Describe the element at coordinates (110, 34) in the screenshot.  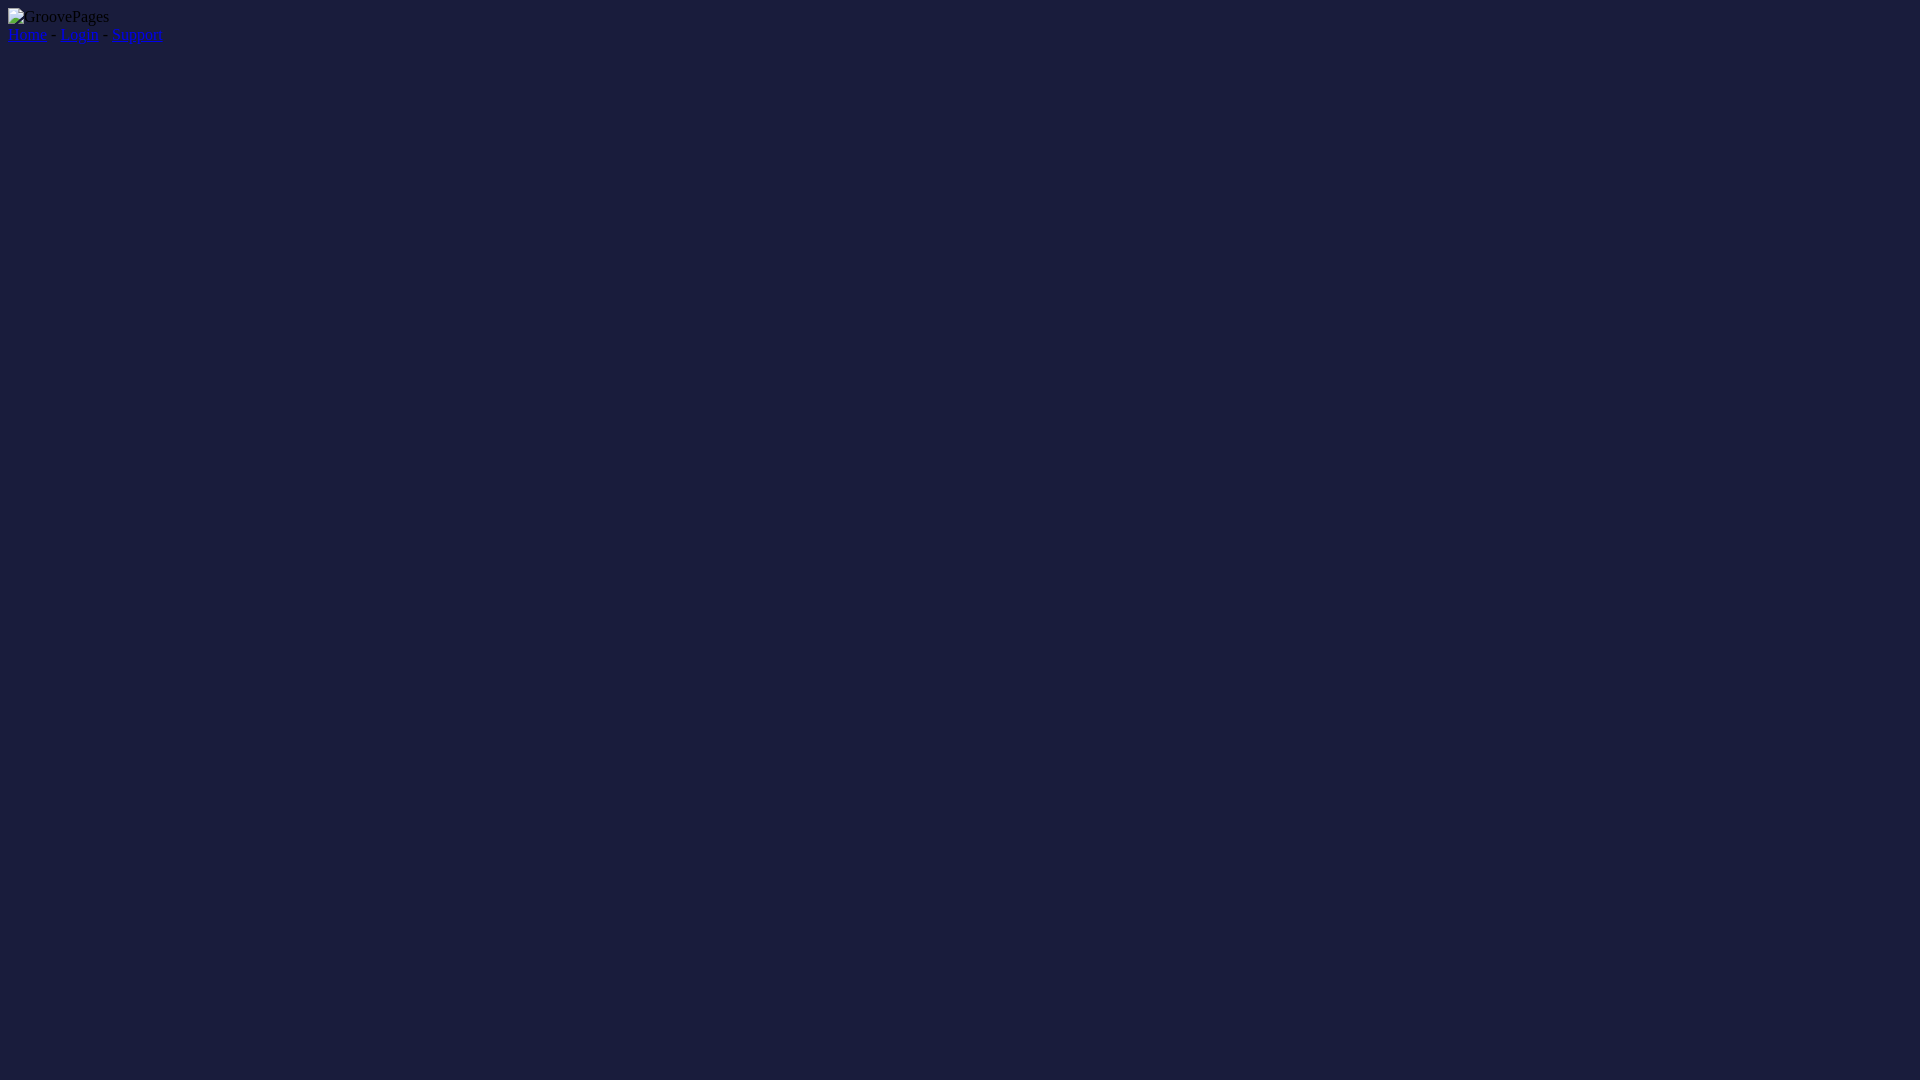
I see `'Support'` at that location.